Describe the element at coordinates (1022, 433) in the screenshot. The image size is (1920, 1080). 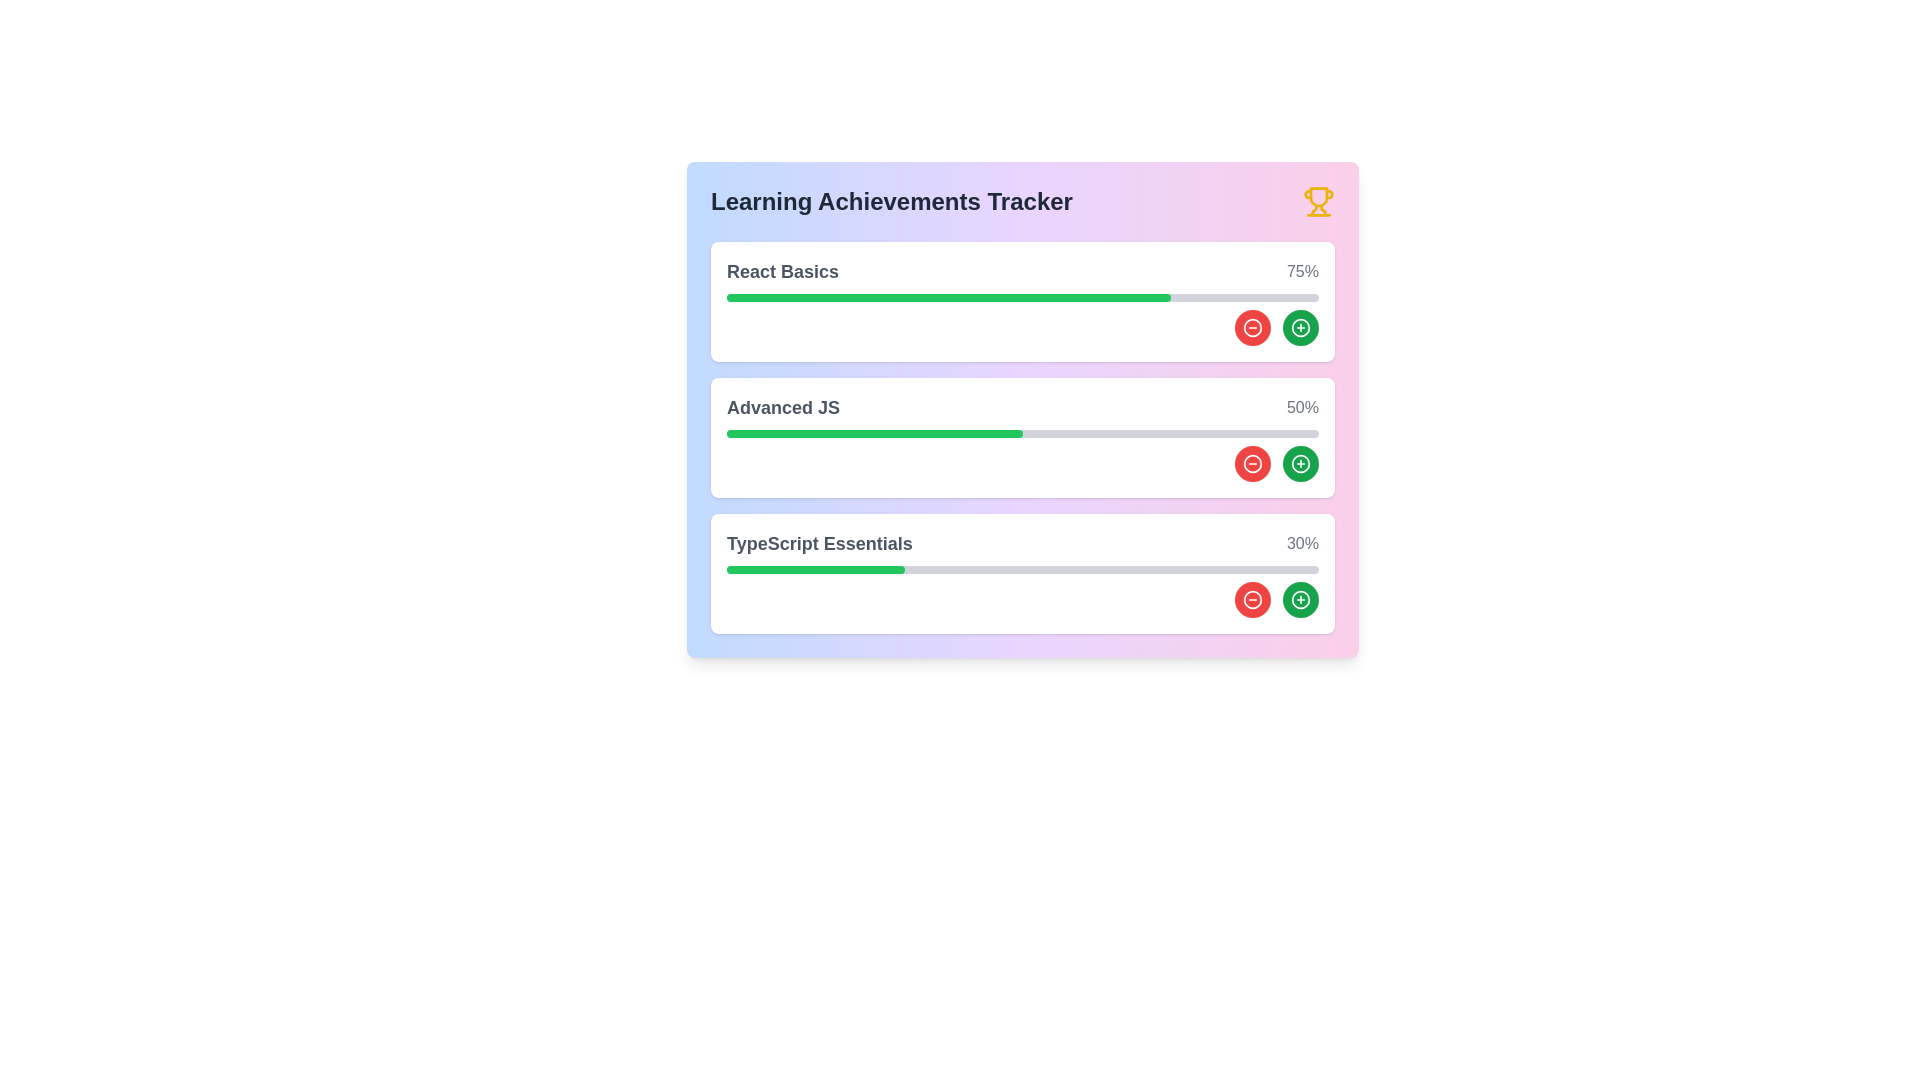
I see `the progress bar representing 50% completion for 'Advanced JS', located below the text 'Advanced JS' and above two round buttons` at that location.